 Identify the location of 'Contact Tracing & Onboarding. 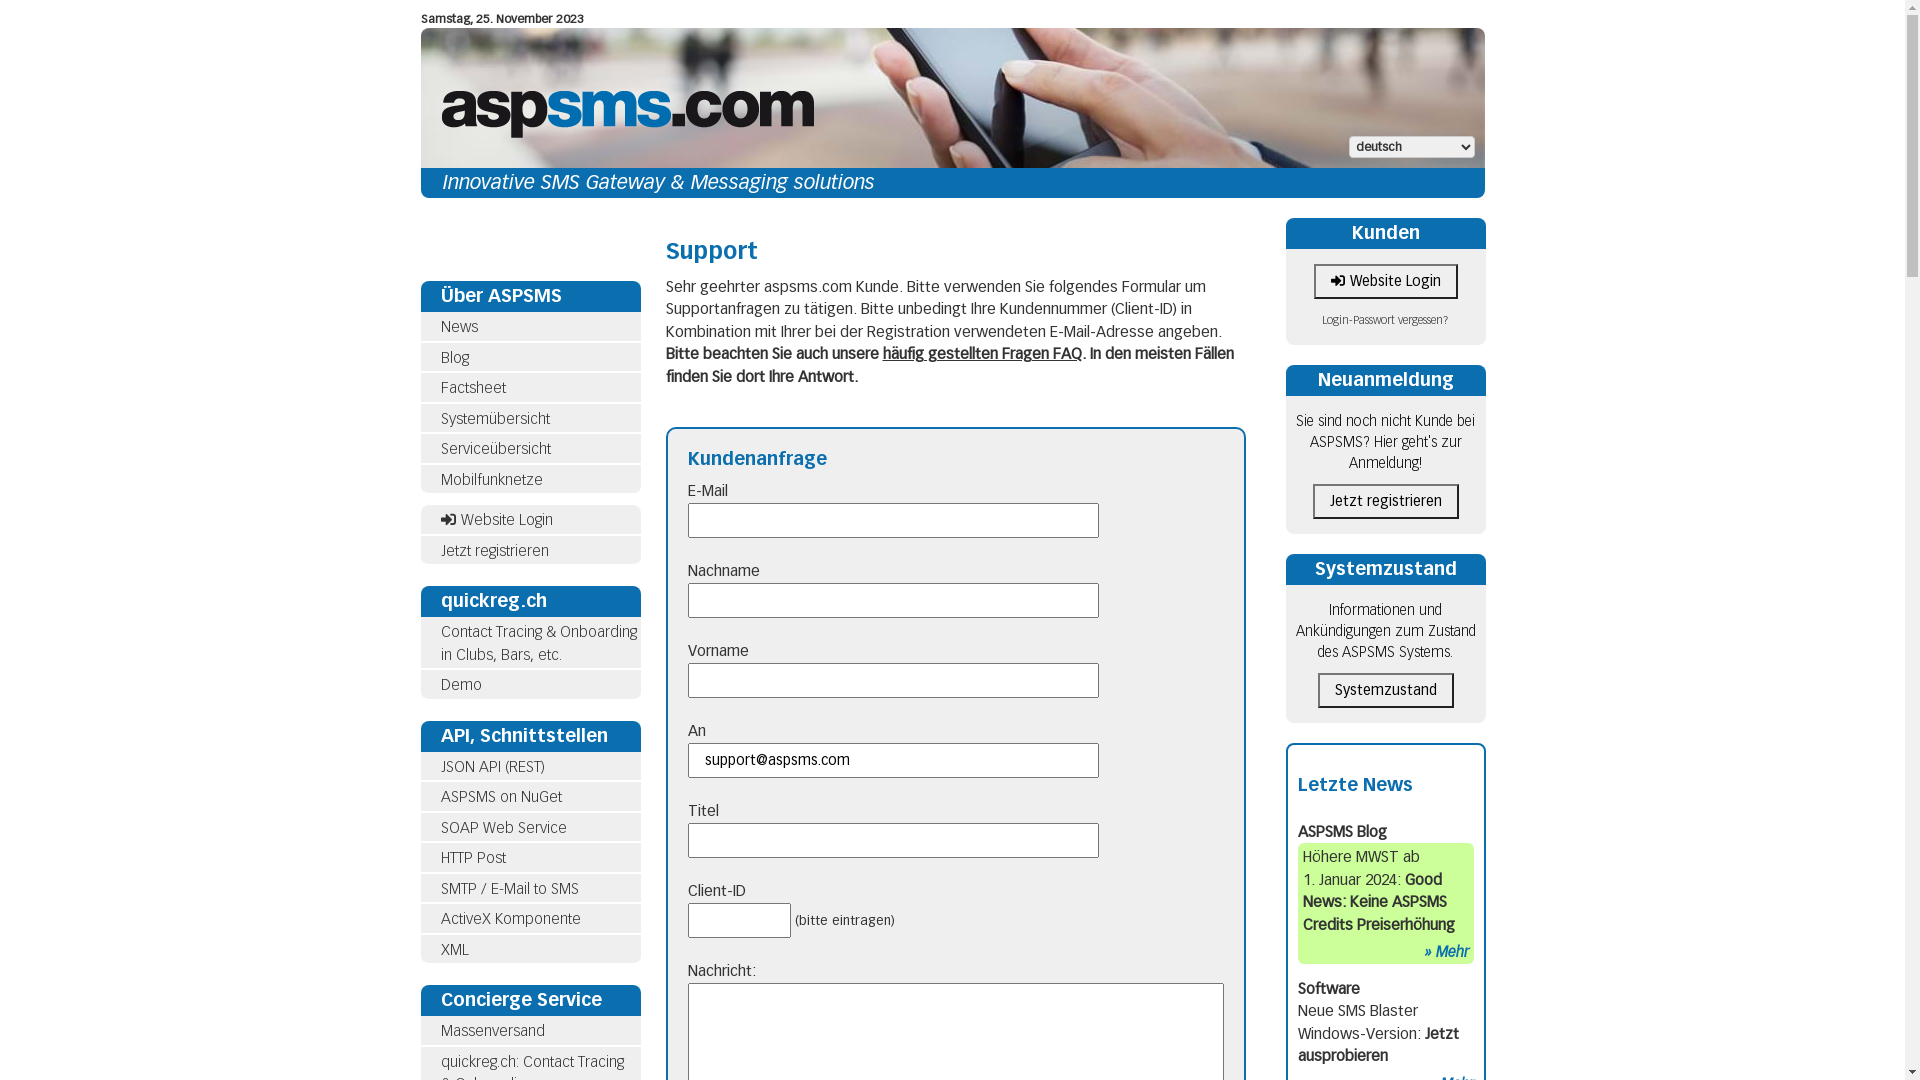
(529, 643).